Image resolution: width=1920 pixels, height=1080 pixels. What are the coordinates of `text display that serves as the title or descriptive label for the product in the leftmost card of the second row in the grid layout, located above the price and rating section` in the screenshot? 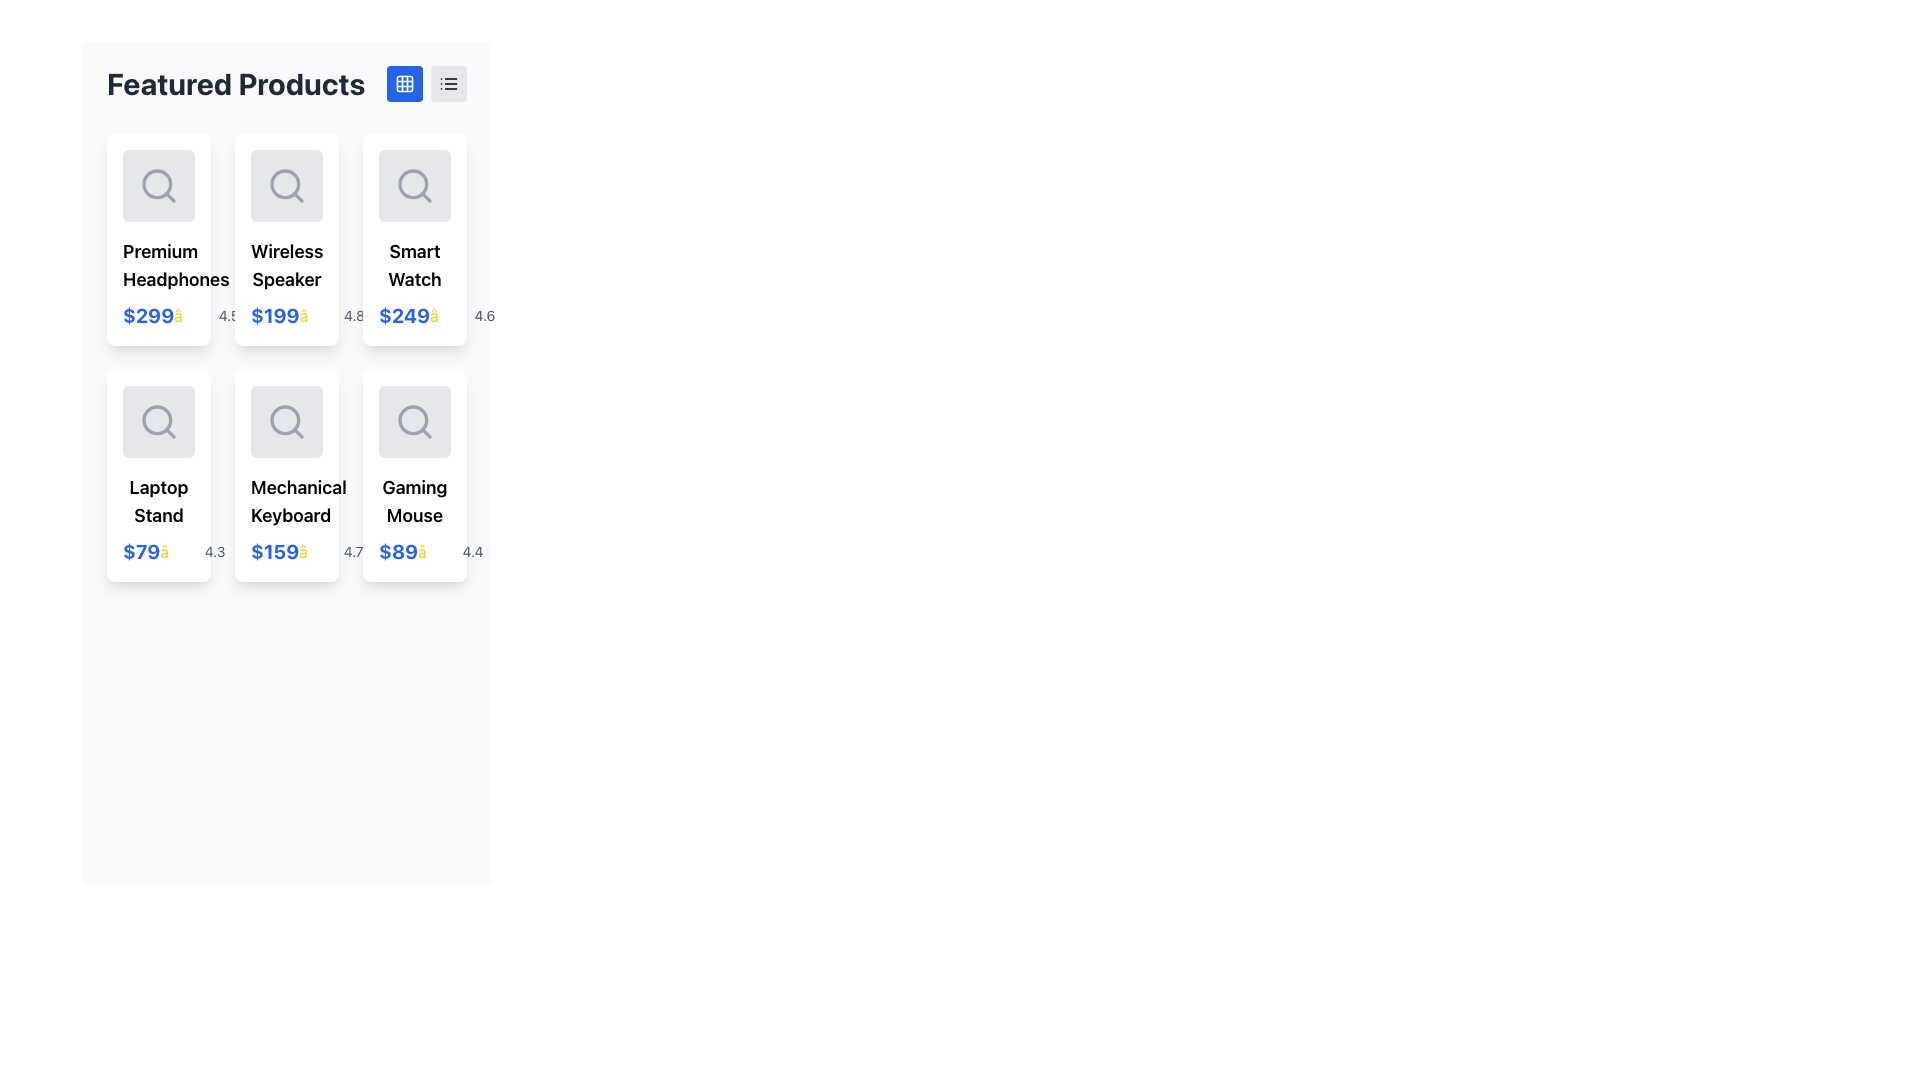 It's located at (157, 500).